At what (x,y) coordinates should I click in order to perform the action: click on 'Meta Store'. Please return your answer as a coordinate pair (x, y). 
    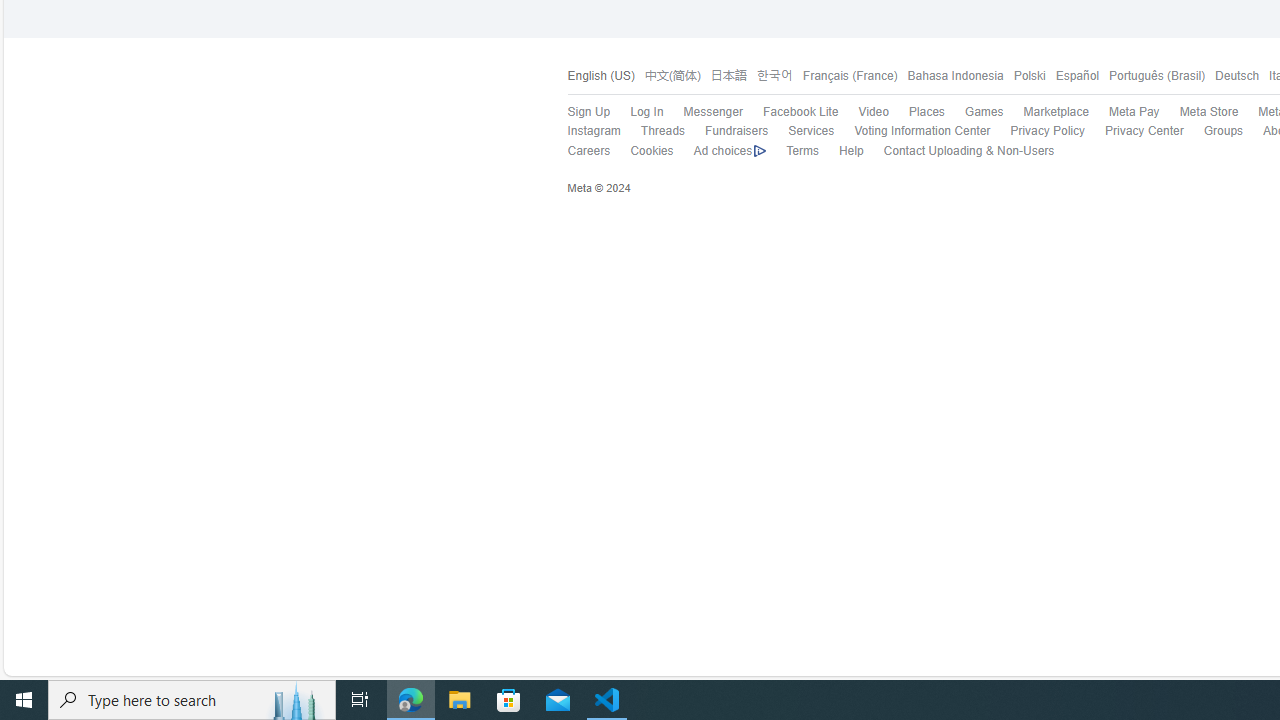
    Looking at the image, I should click on (1207, 112).